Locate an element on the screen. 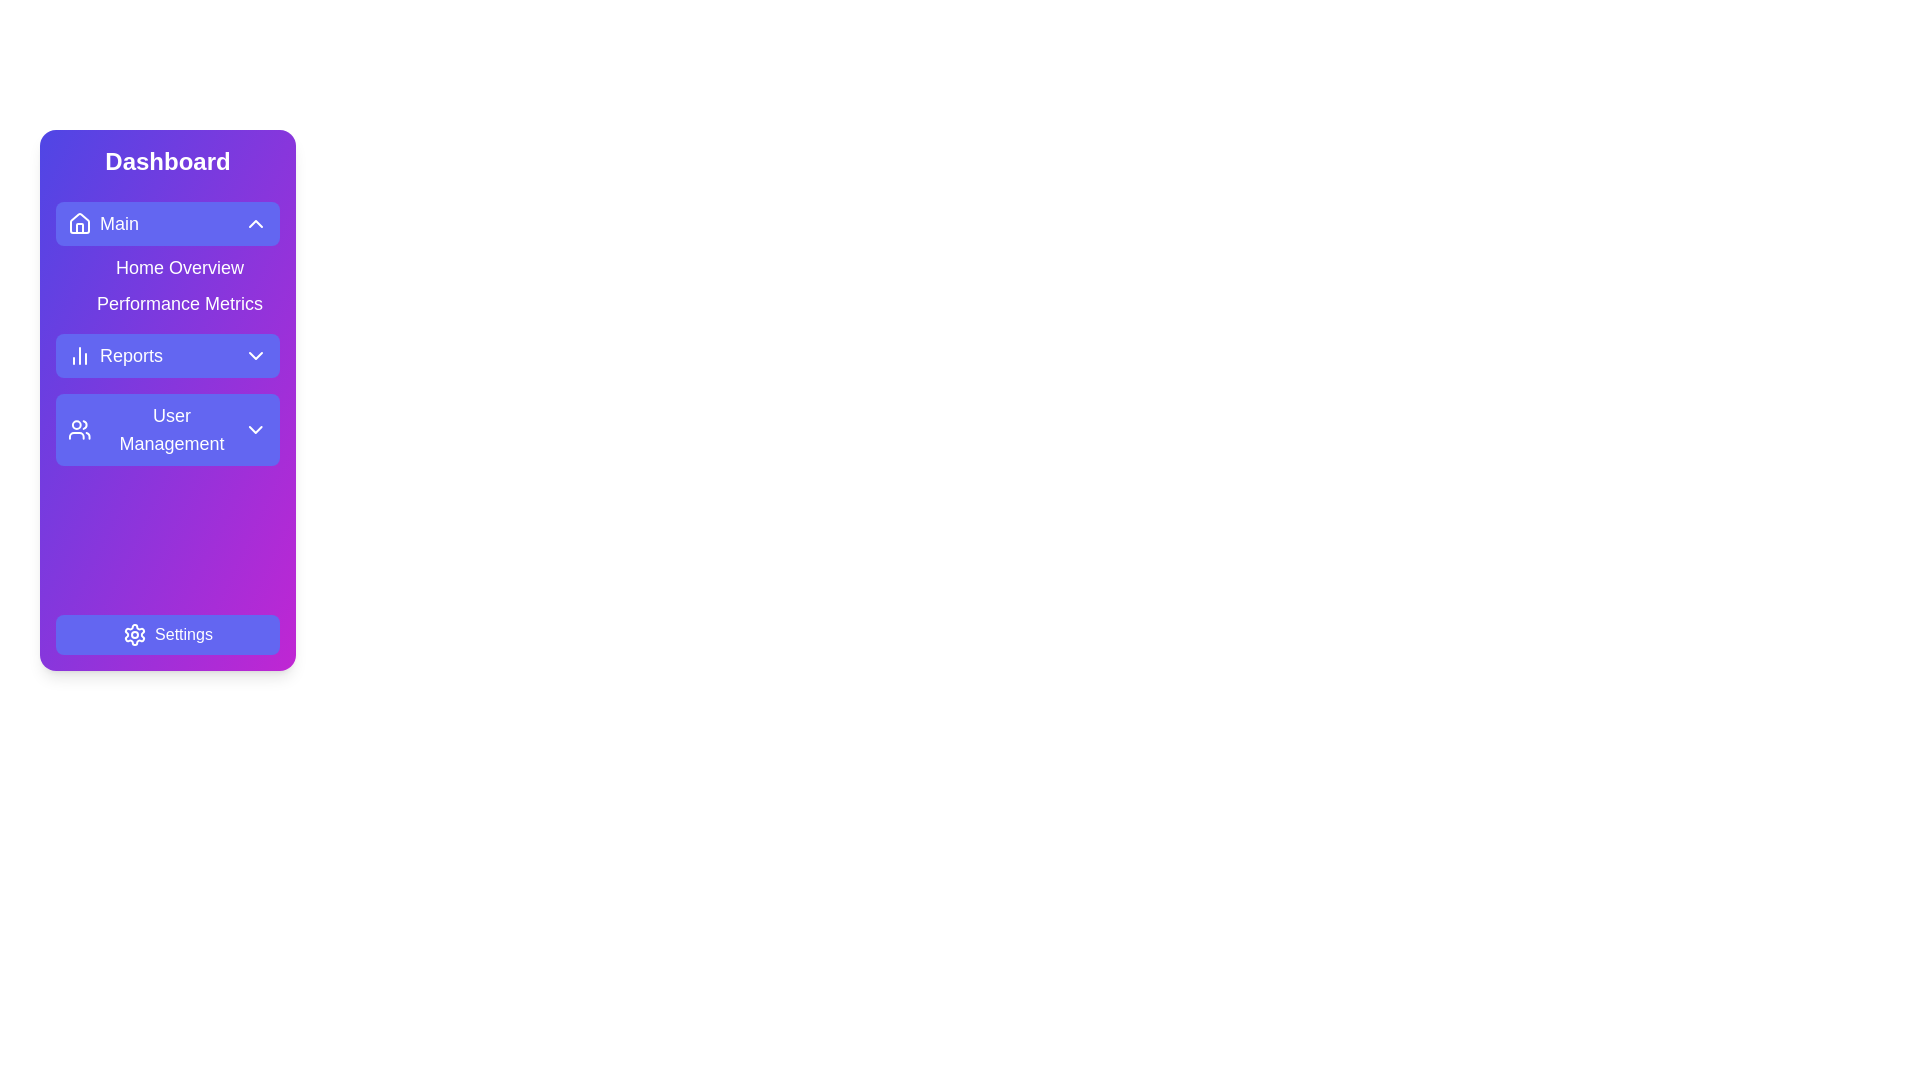  the gear icon representing settings is located at coordinates (134, 635).